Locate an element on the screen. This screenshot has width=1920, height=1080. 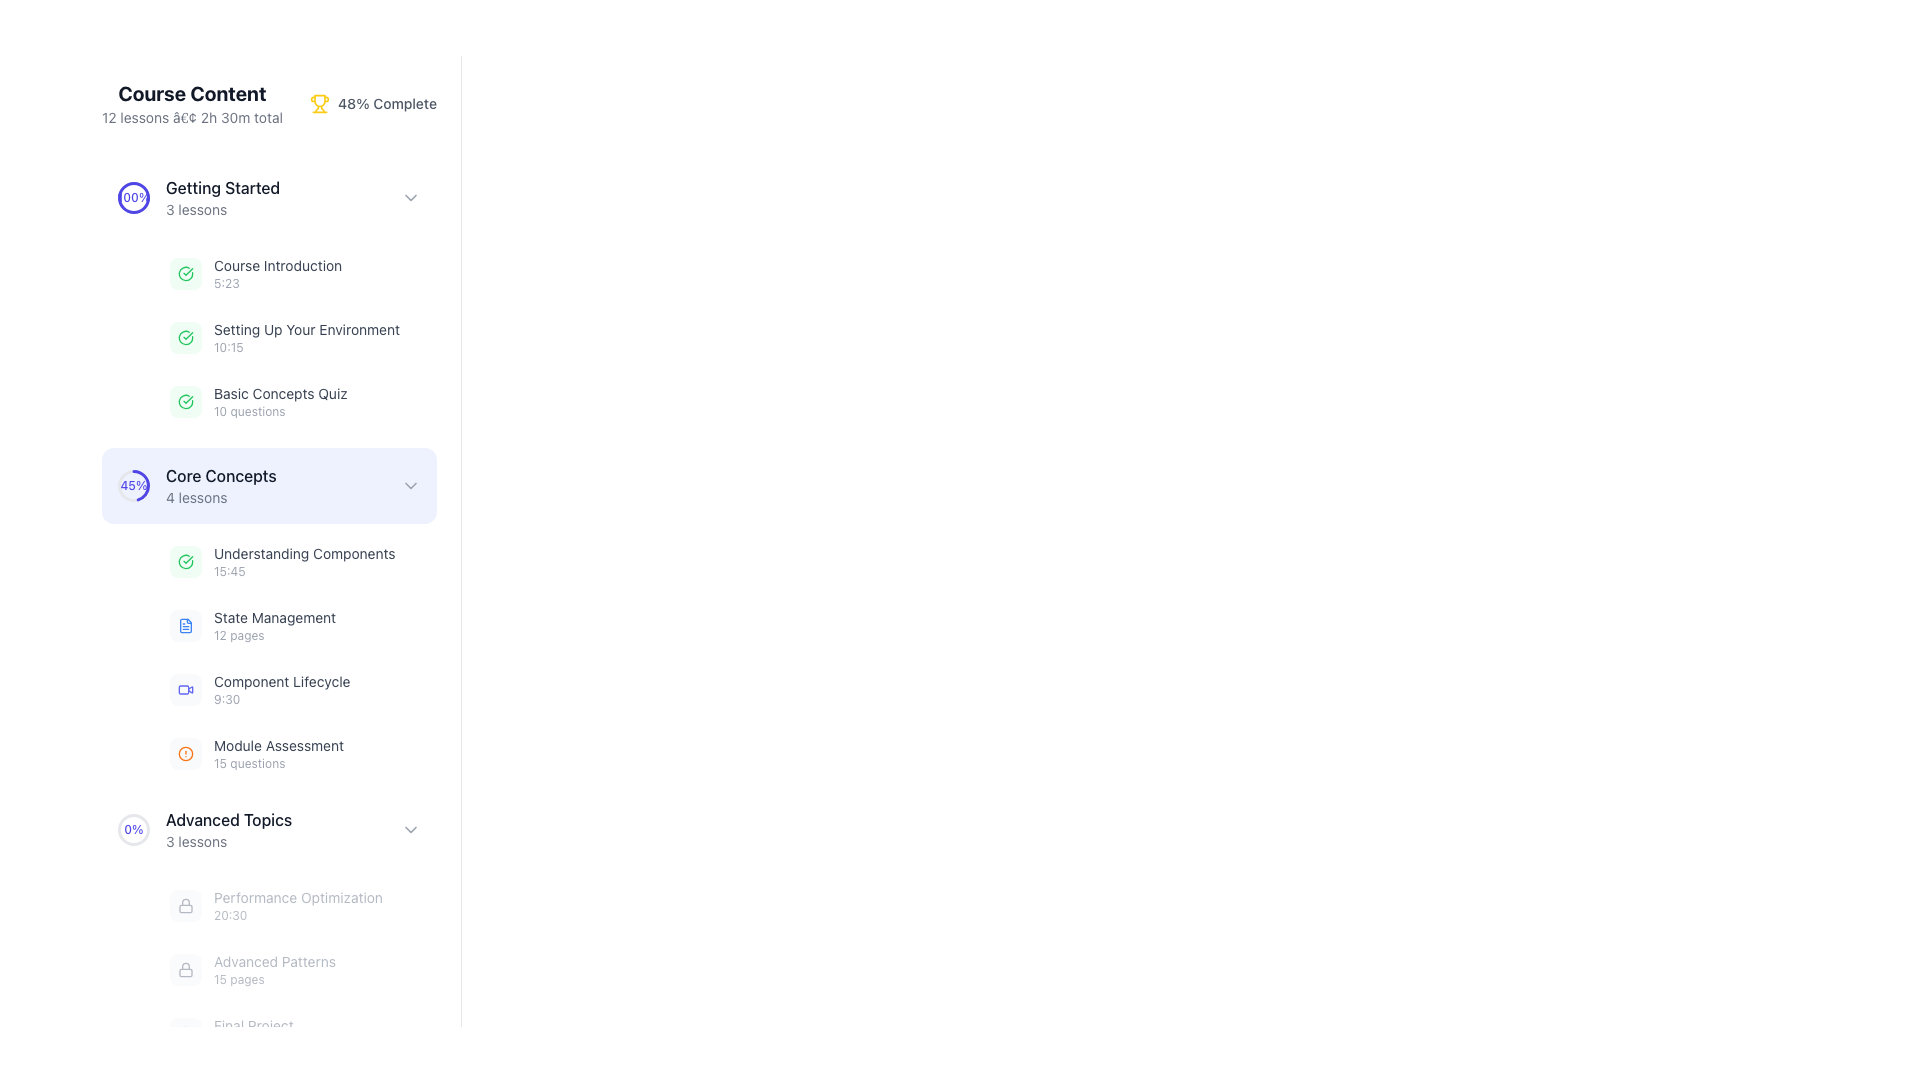
text label displaying '15:45', which is styled with a small font size and light gray color, positioned below 'Understanding Components' in the 'Core Concepts' section is located at coordinates (303, 571).